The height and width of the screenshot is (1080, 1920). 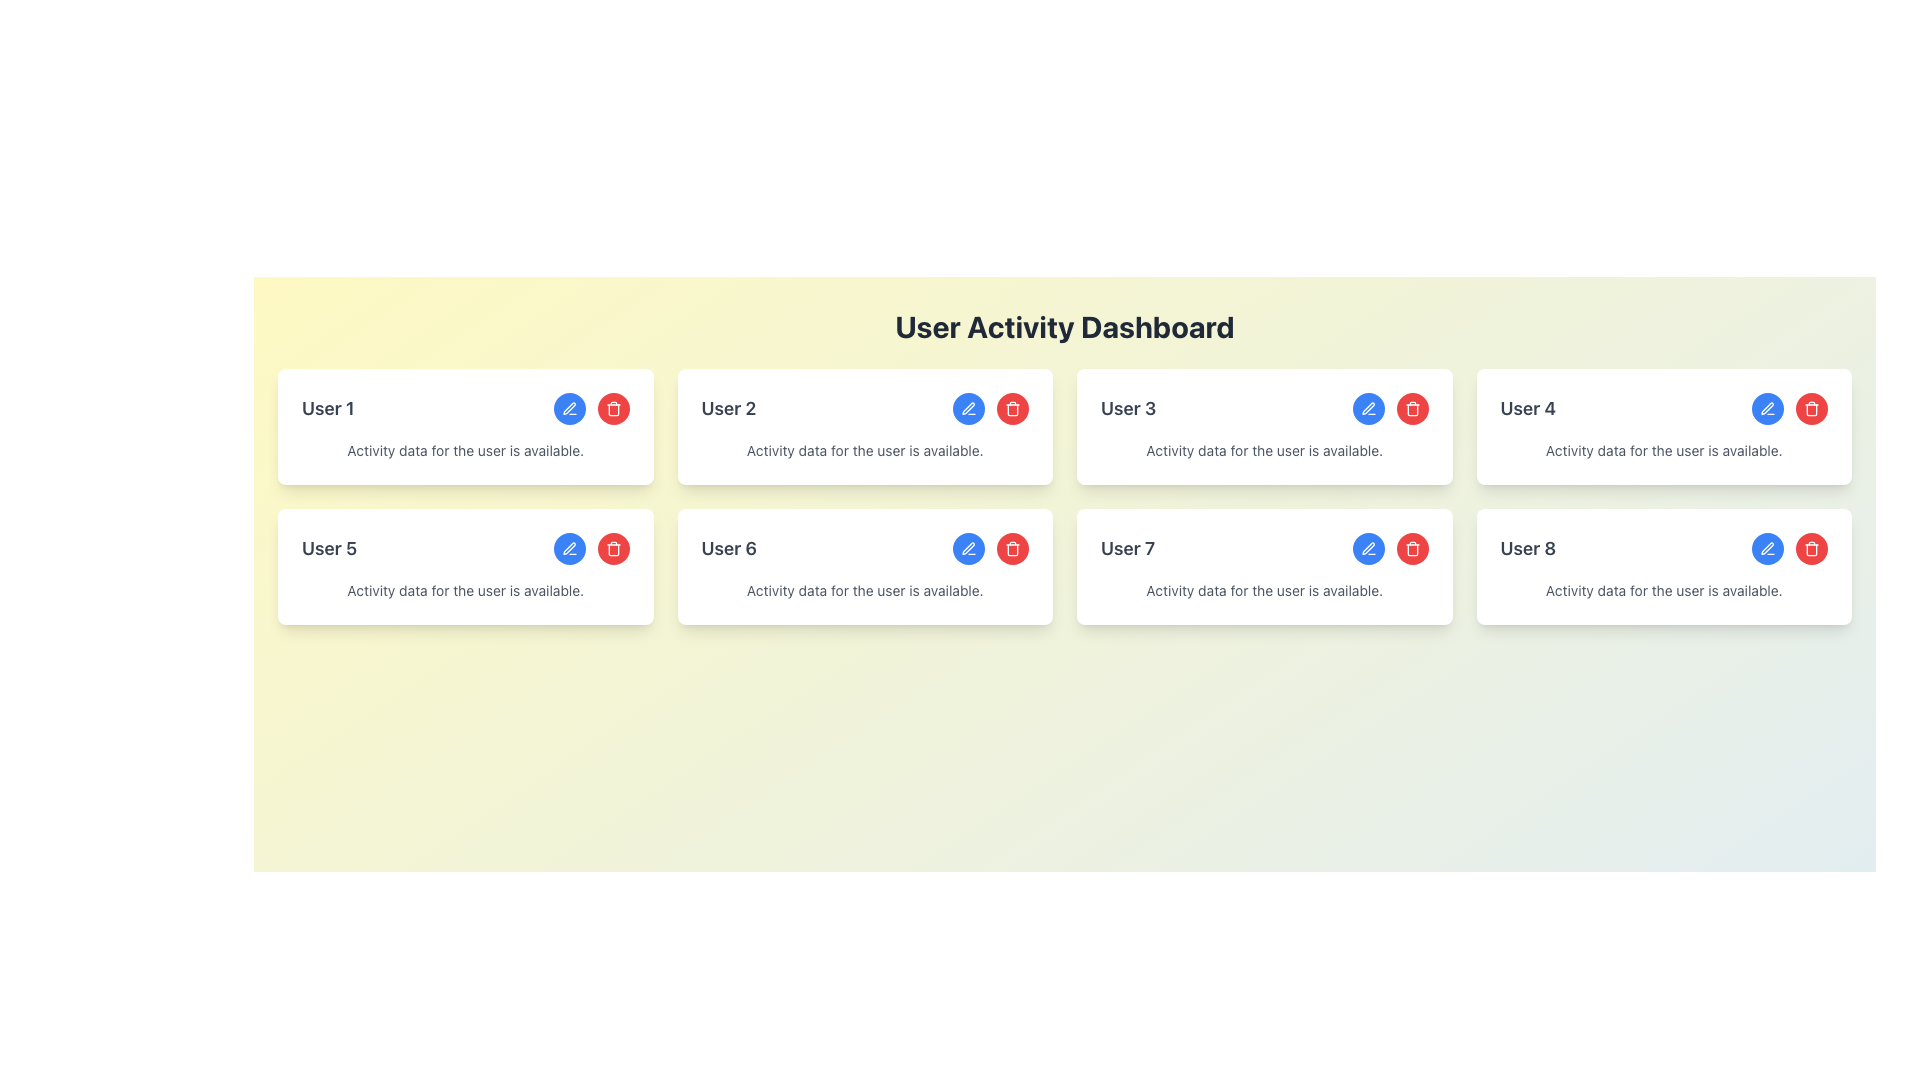 What do you see at coordinates (1811, 548) in the screenshot?
I see `the circular red delete button with a white trash can icon located on the far-right side of User 8's card in the User Activity Dashboard` at bounding box center [1811, 548].